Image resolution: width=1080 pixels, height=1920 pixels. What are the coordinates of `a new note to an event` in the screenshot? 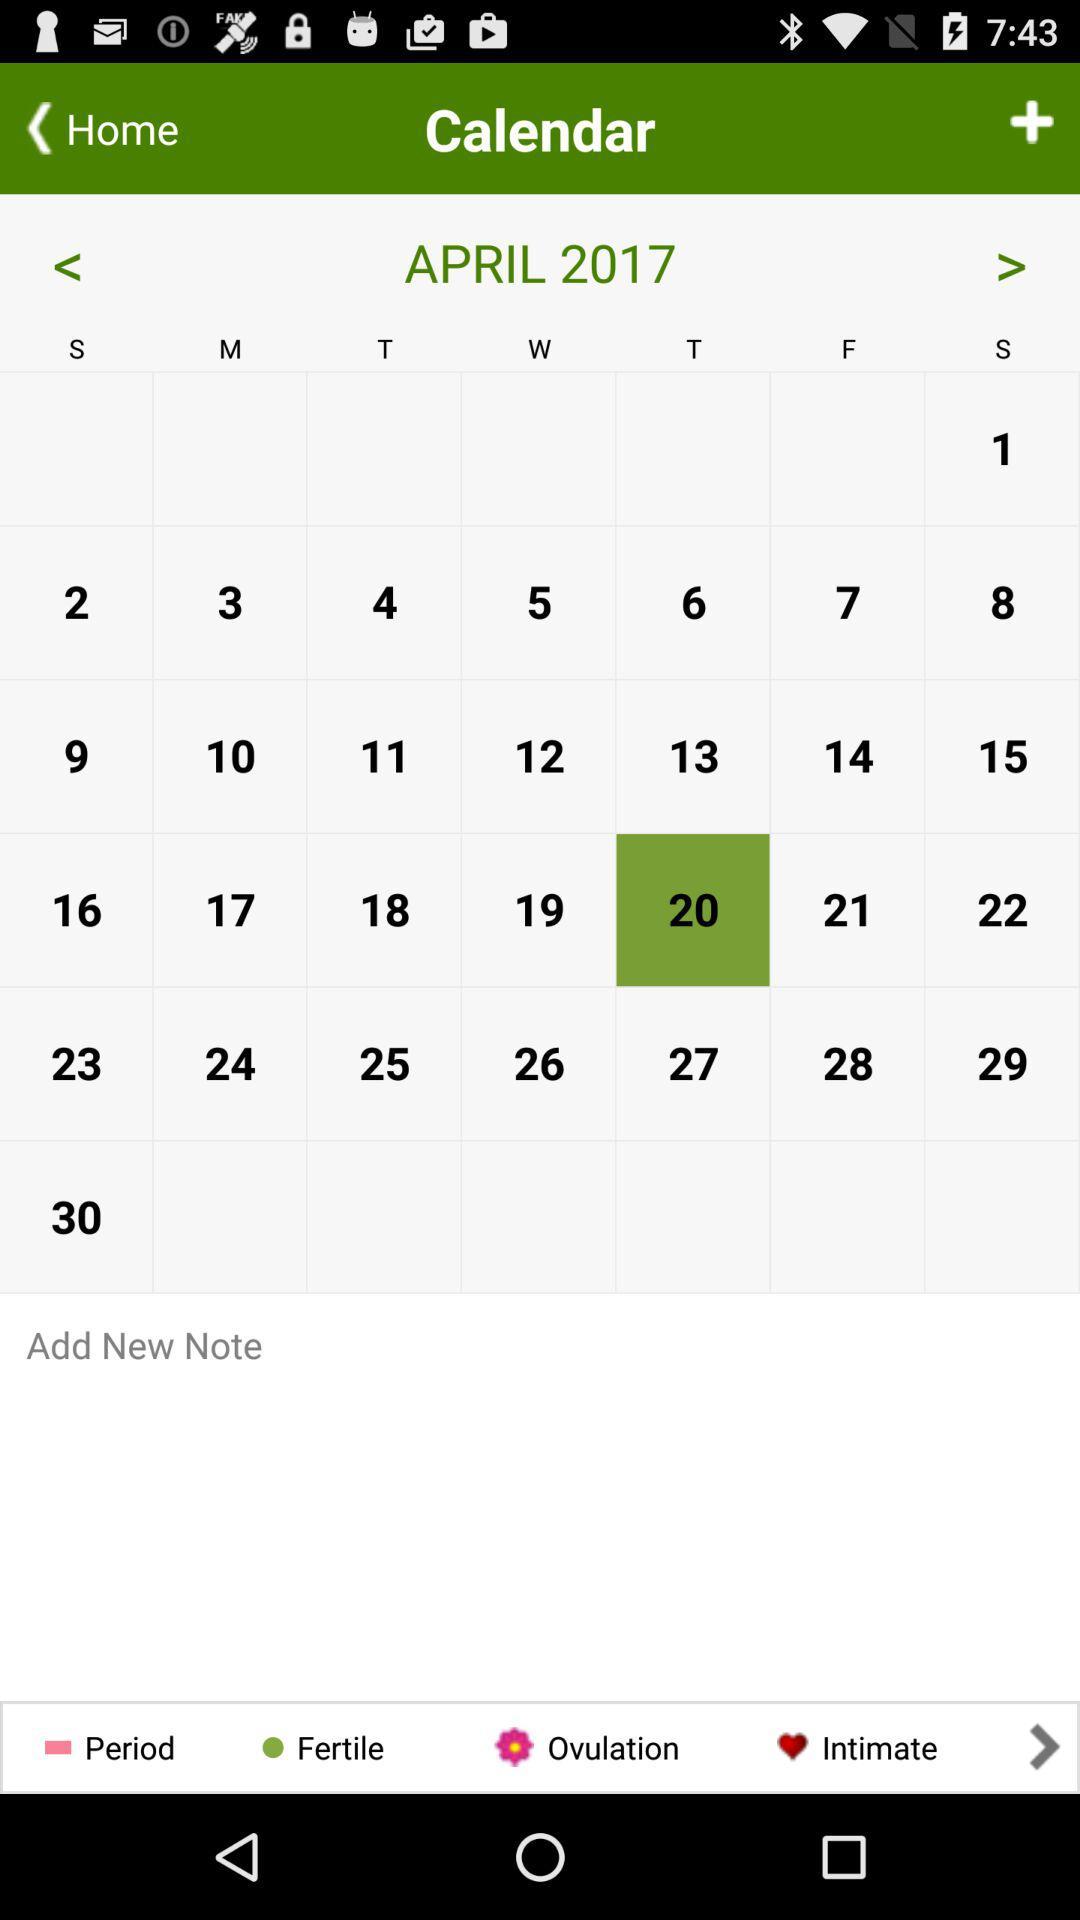 It's located at (540, 1344).